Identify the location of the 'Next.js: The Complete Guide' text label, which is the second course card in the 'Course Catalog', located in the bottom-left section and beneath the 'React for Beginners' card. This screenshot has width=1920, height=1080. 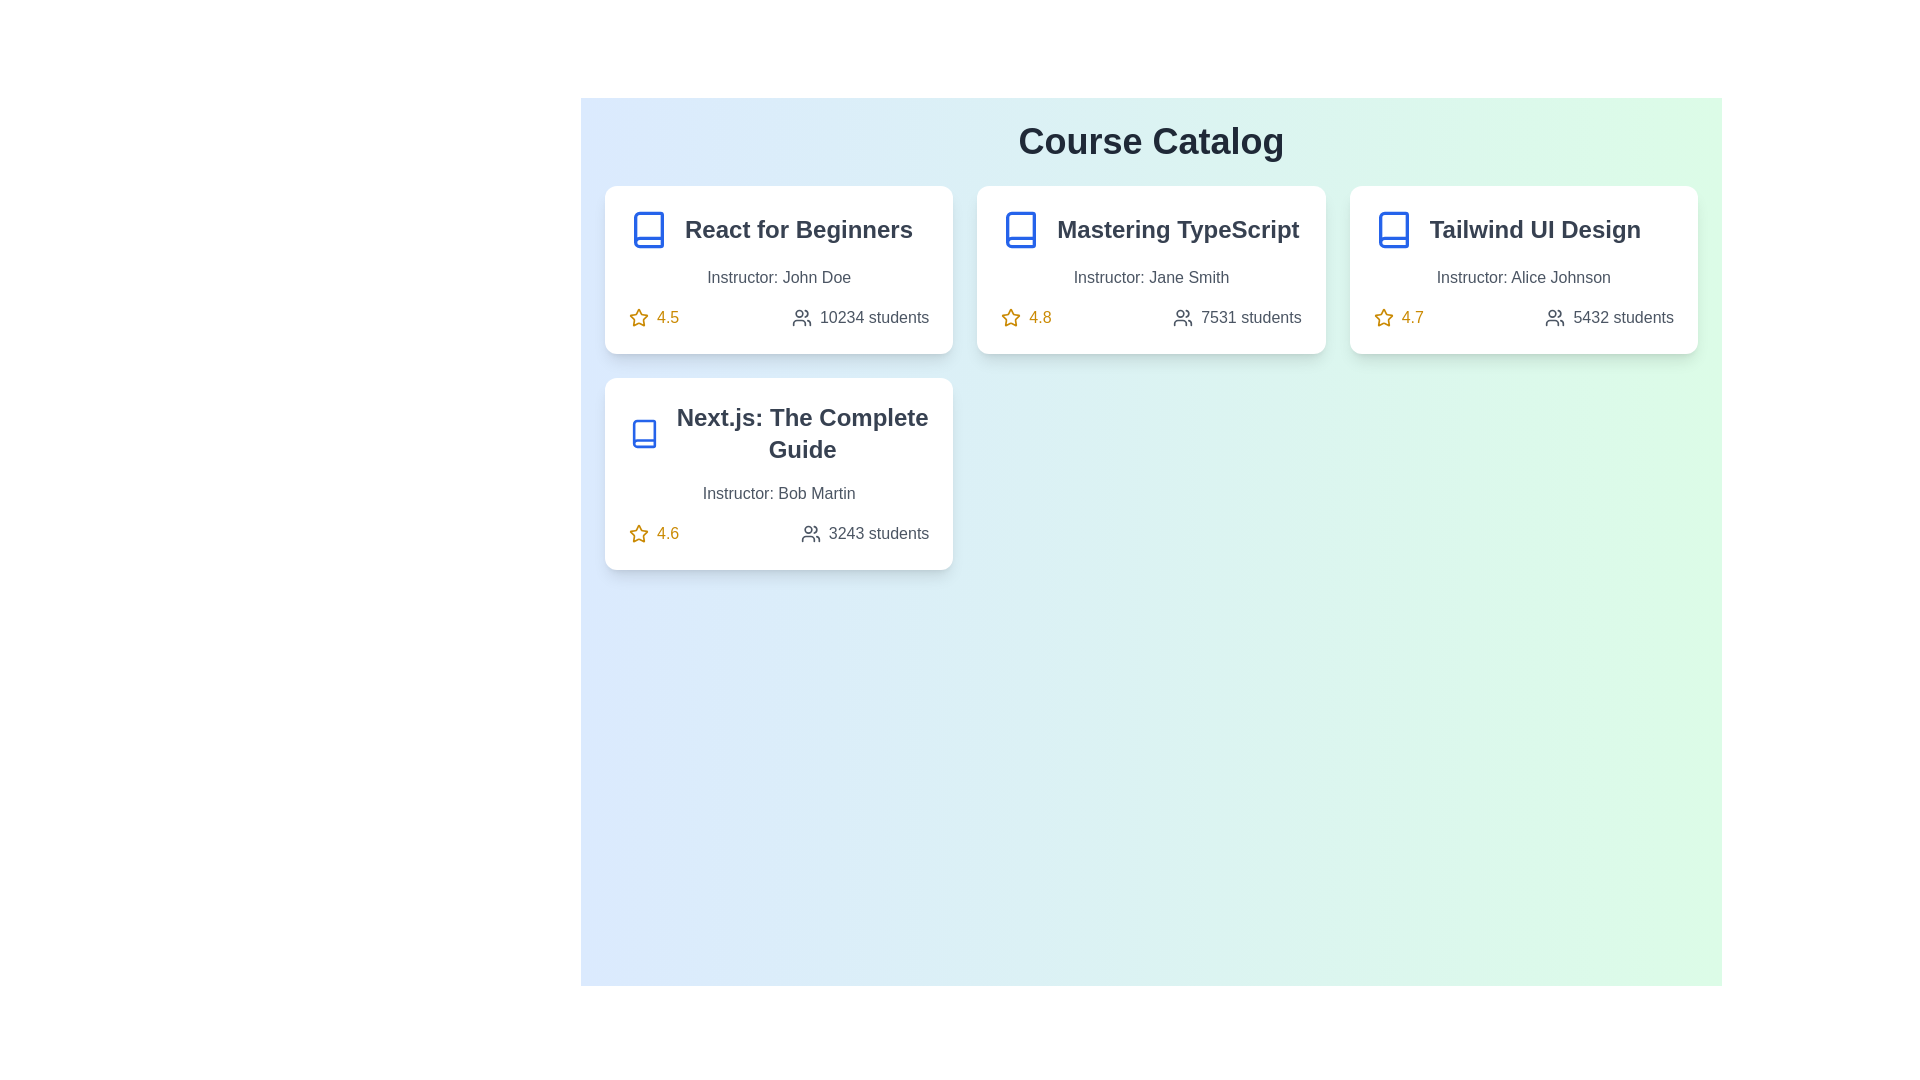
(778, 433).